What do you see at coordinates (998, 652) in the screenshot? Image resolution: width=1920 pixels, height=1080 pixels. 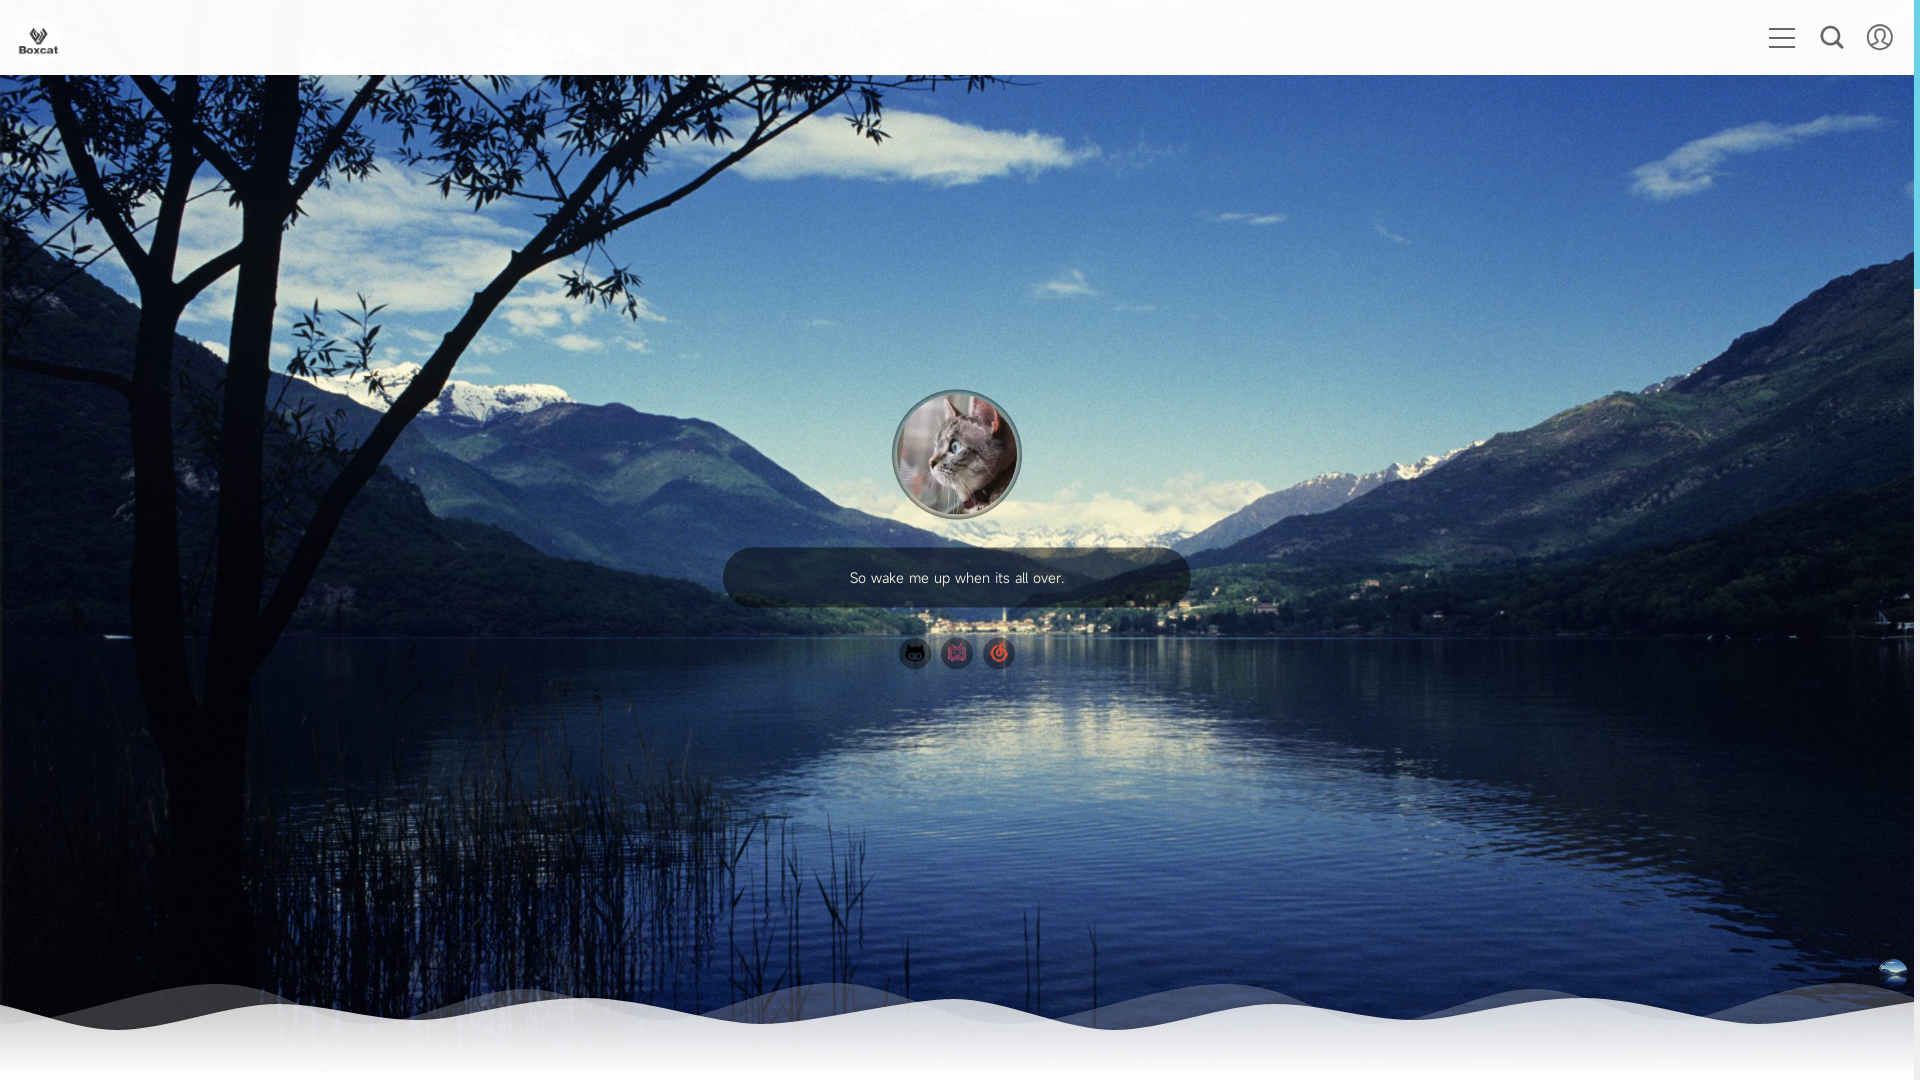 I see `'CloudMusic'` at bounding box center [998, 652].